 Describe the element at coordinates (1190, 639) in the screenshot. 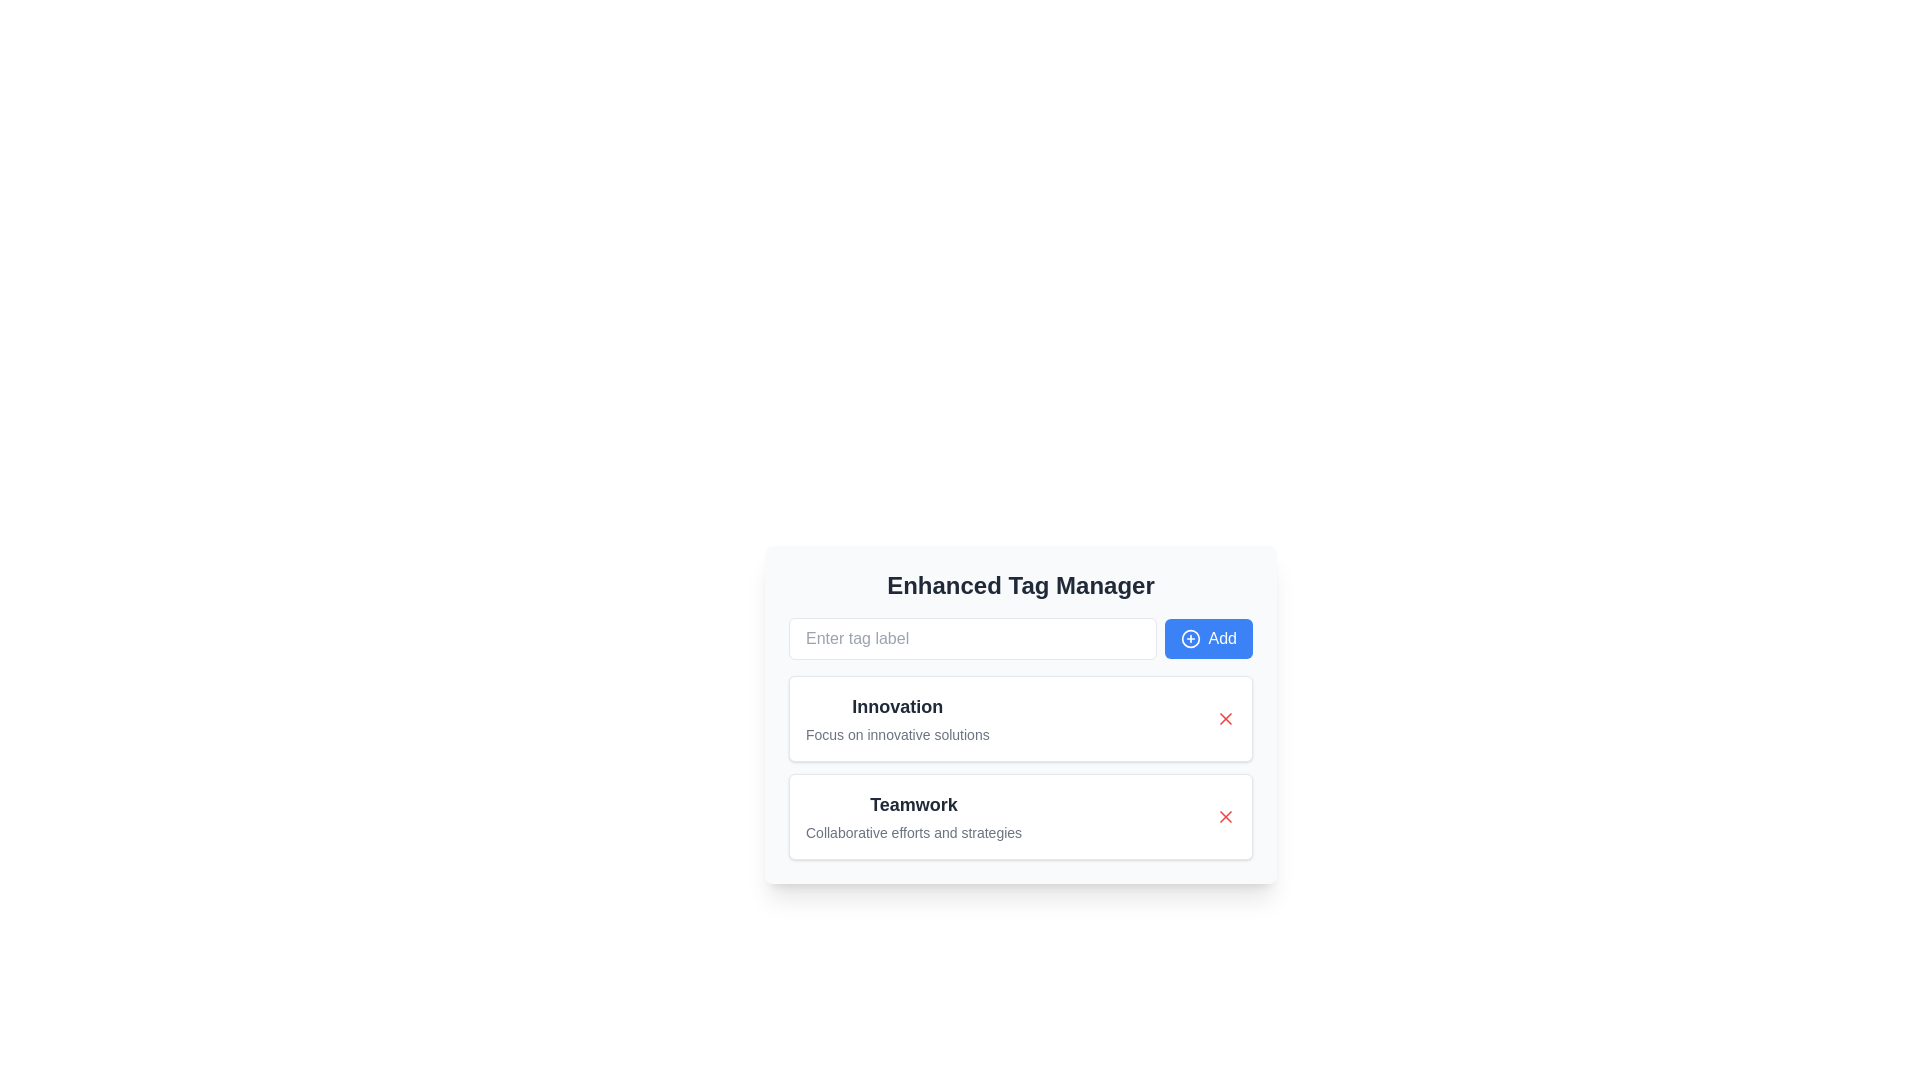

I see `the decorative icon located to the right of the 'Enter tag label' input field` at that location.